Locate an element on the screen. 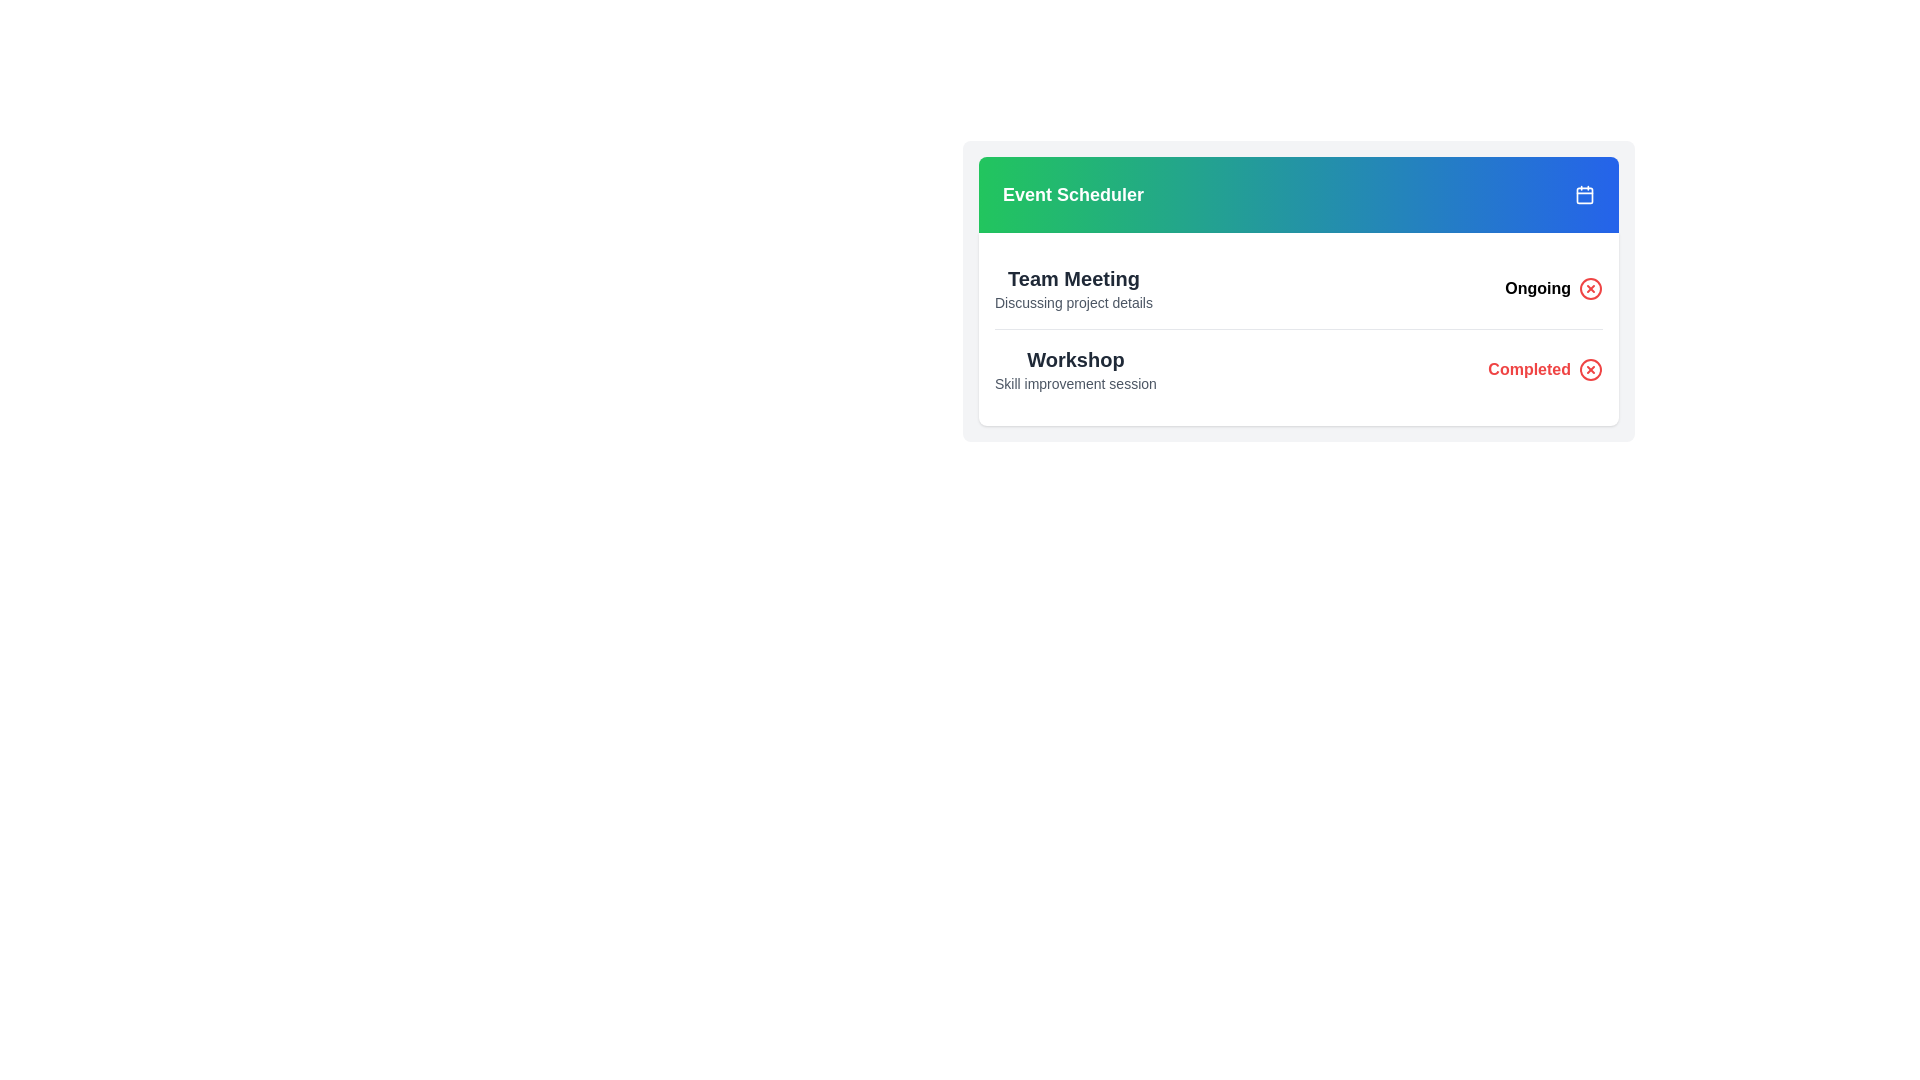 The image size is (1920, 1080). the status Textbox or Label indicating ongoing task or event, positioned to the right of the 'Team Meeting' row and before the close-button is located at coordinates (1537, 289).